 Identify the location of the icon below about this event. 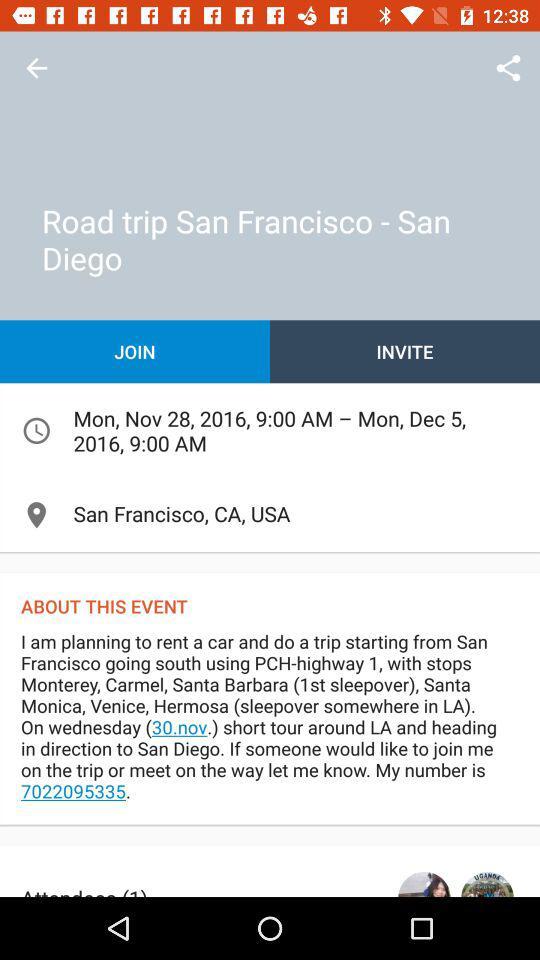
(270, 725).